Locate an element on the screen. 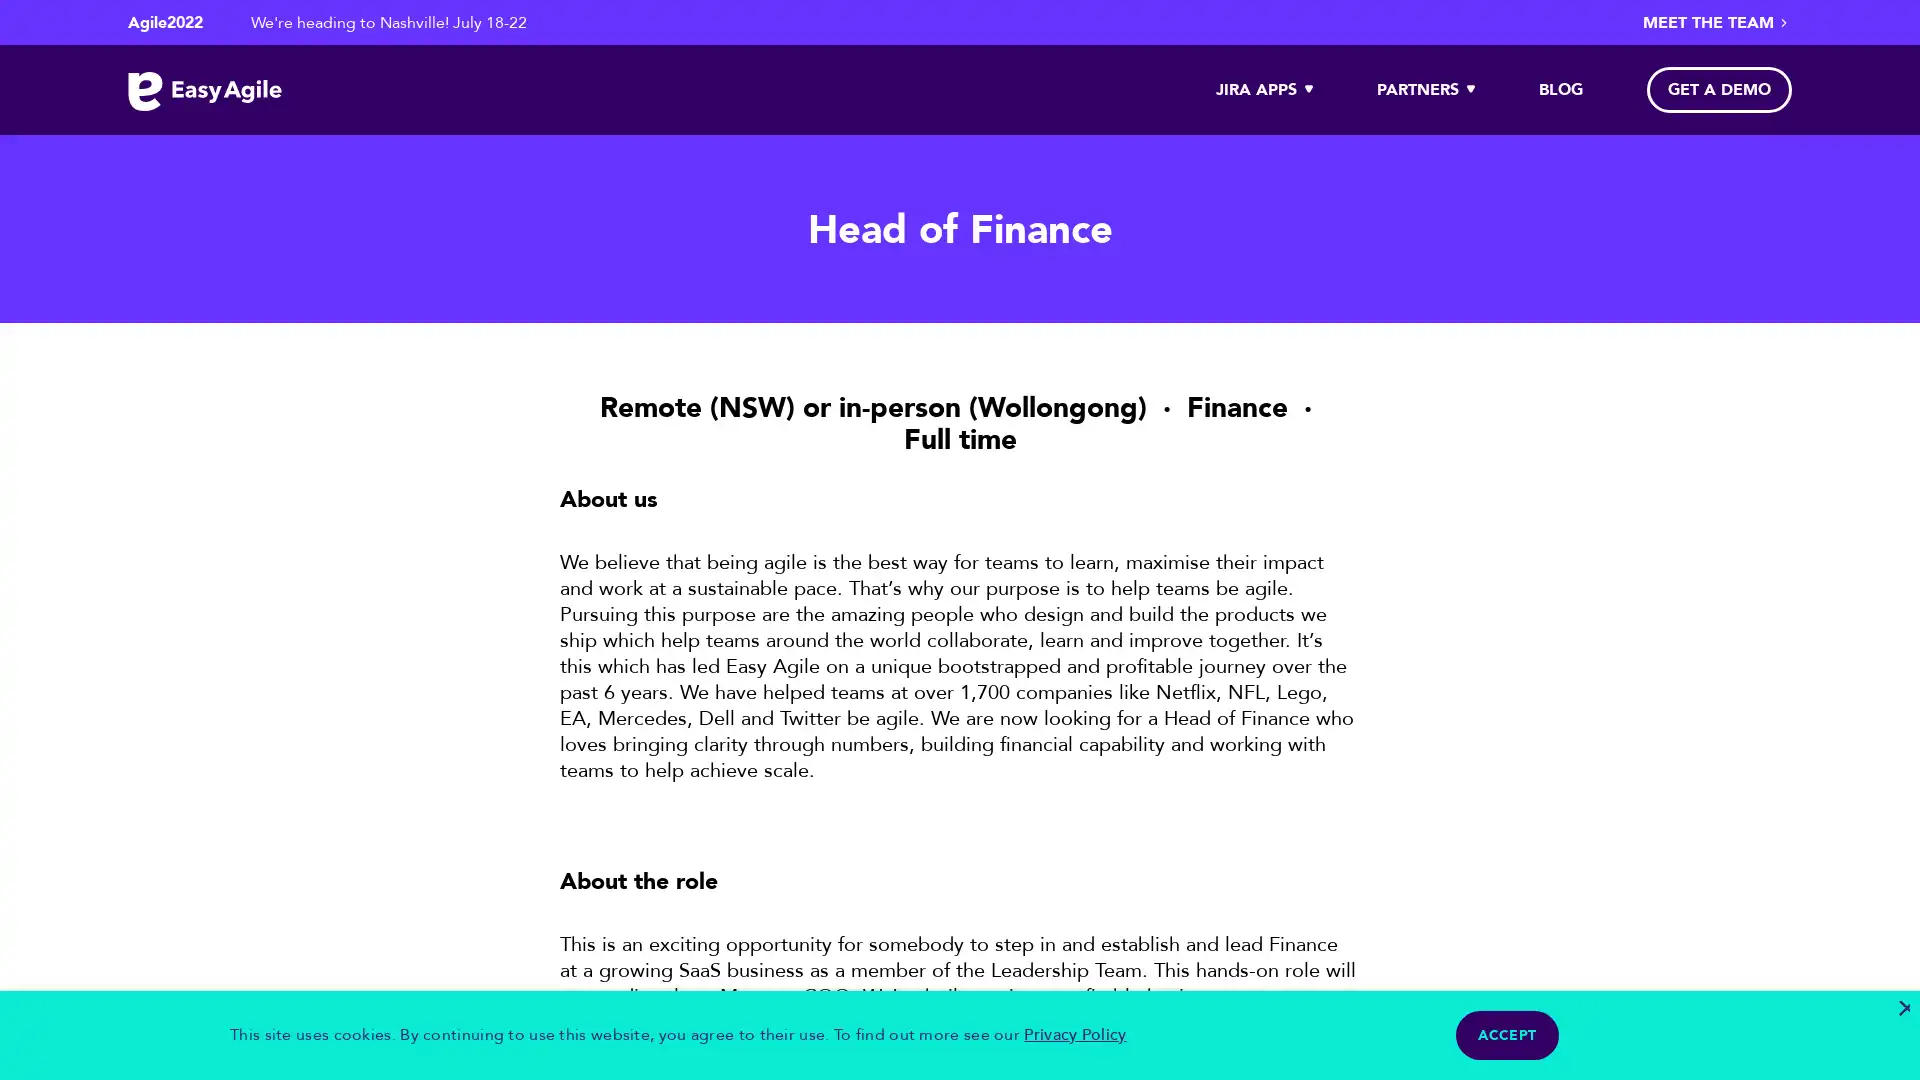 This screenshot has height=1080, width=1920. ACCEPT is located at coordinates (1507, 1035).